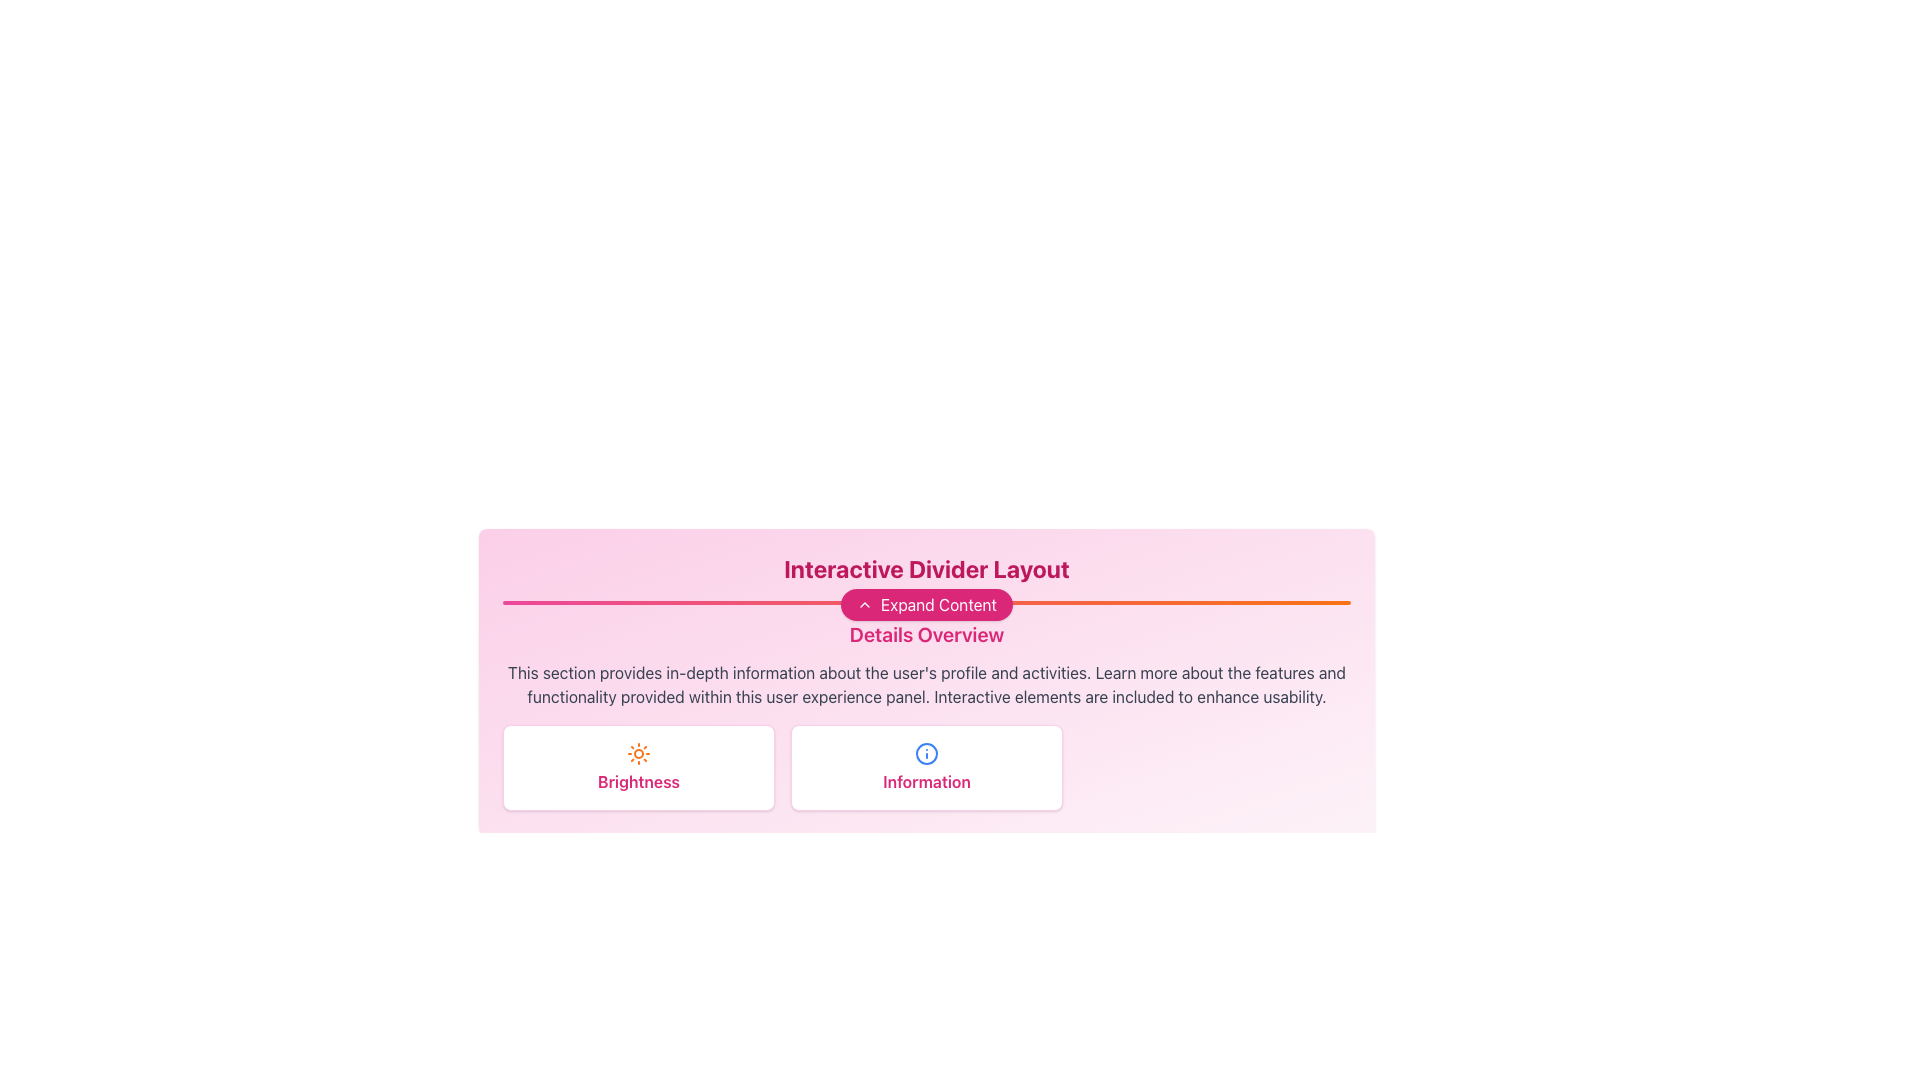 The width and height of the screenshot is (1920, 1080). What do you see at coordinates (925, 601) in the screenshot?
I see `the colorful gradient horizontal divider located beneath the 'Interactive Divider Layout' headline and above the 'Expand Content' button` at bounding box center [925, 601].